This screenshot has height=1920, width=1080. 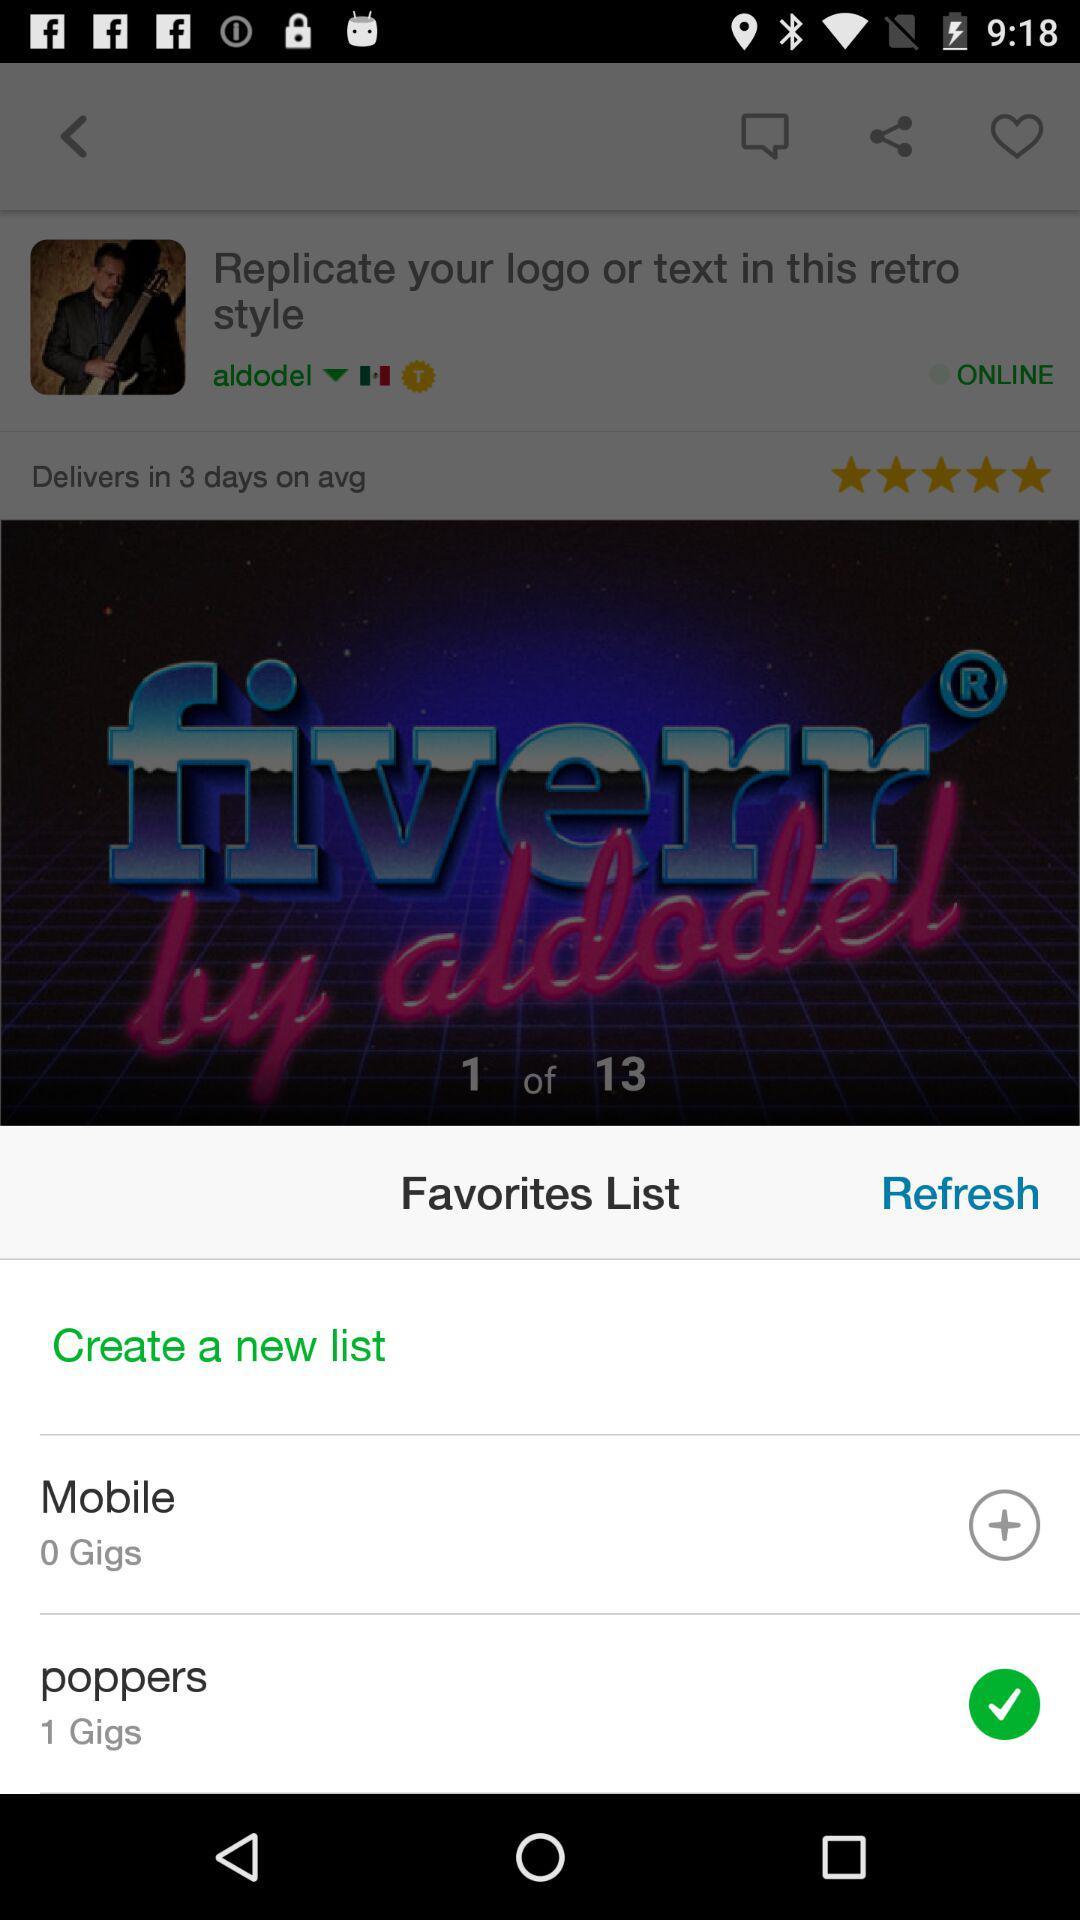 I want to click on the icon next to favorites list item, so click(x=959, y=1192).